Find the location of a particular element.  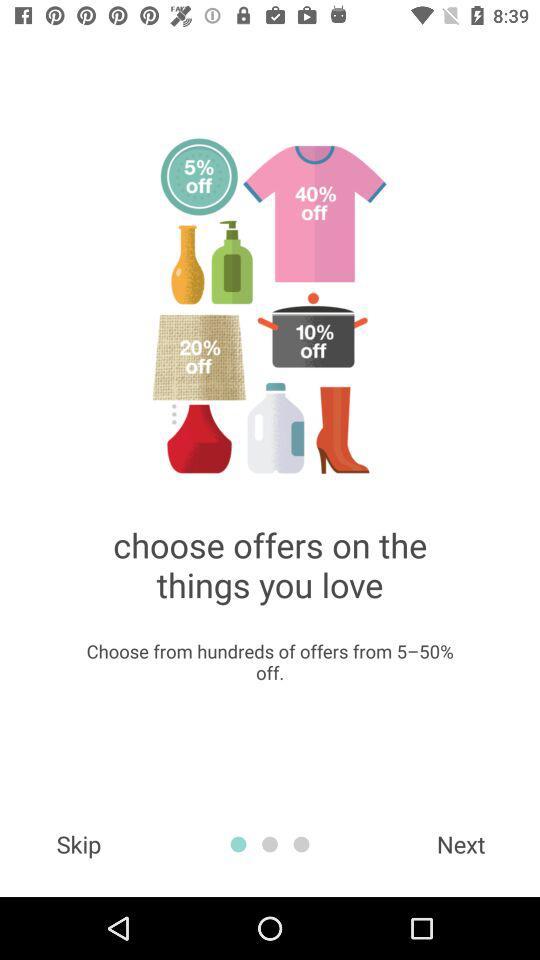

next is located at coordinates (461, 843).